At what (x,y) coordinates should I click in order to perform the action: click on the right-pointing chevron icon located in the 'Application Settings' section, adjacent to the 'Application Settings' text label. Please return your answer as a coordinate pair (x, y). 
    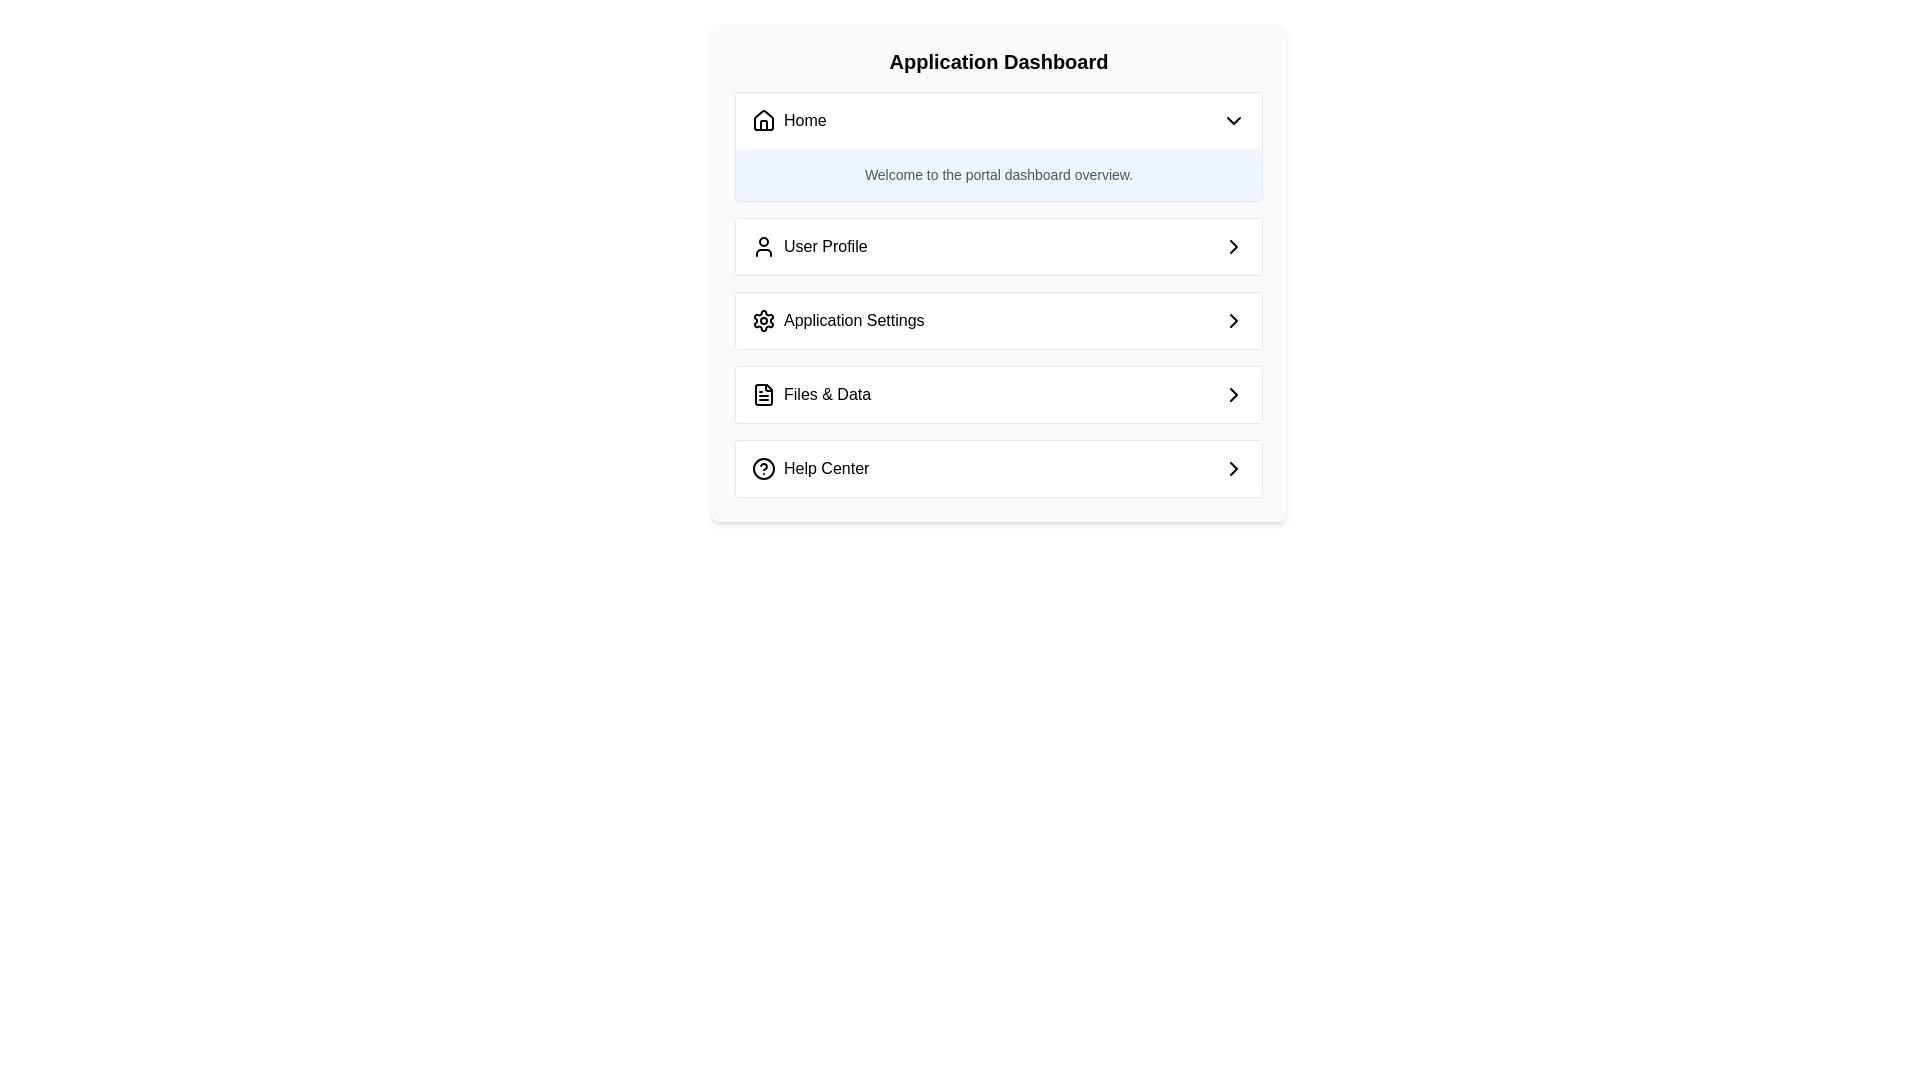
    Looking at the image, I should click on (1232, 319).